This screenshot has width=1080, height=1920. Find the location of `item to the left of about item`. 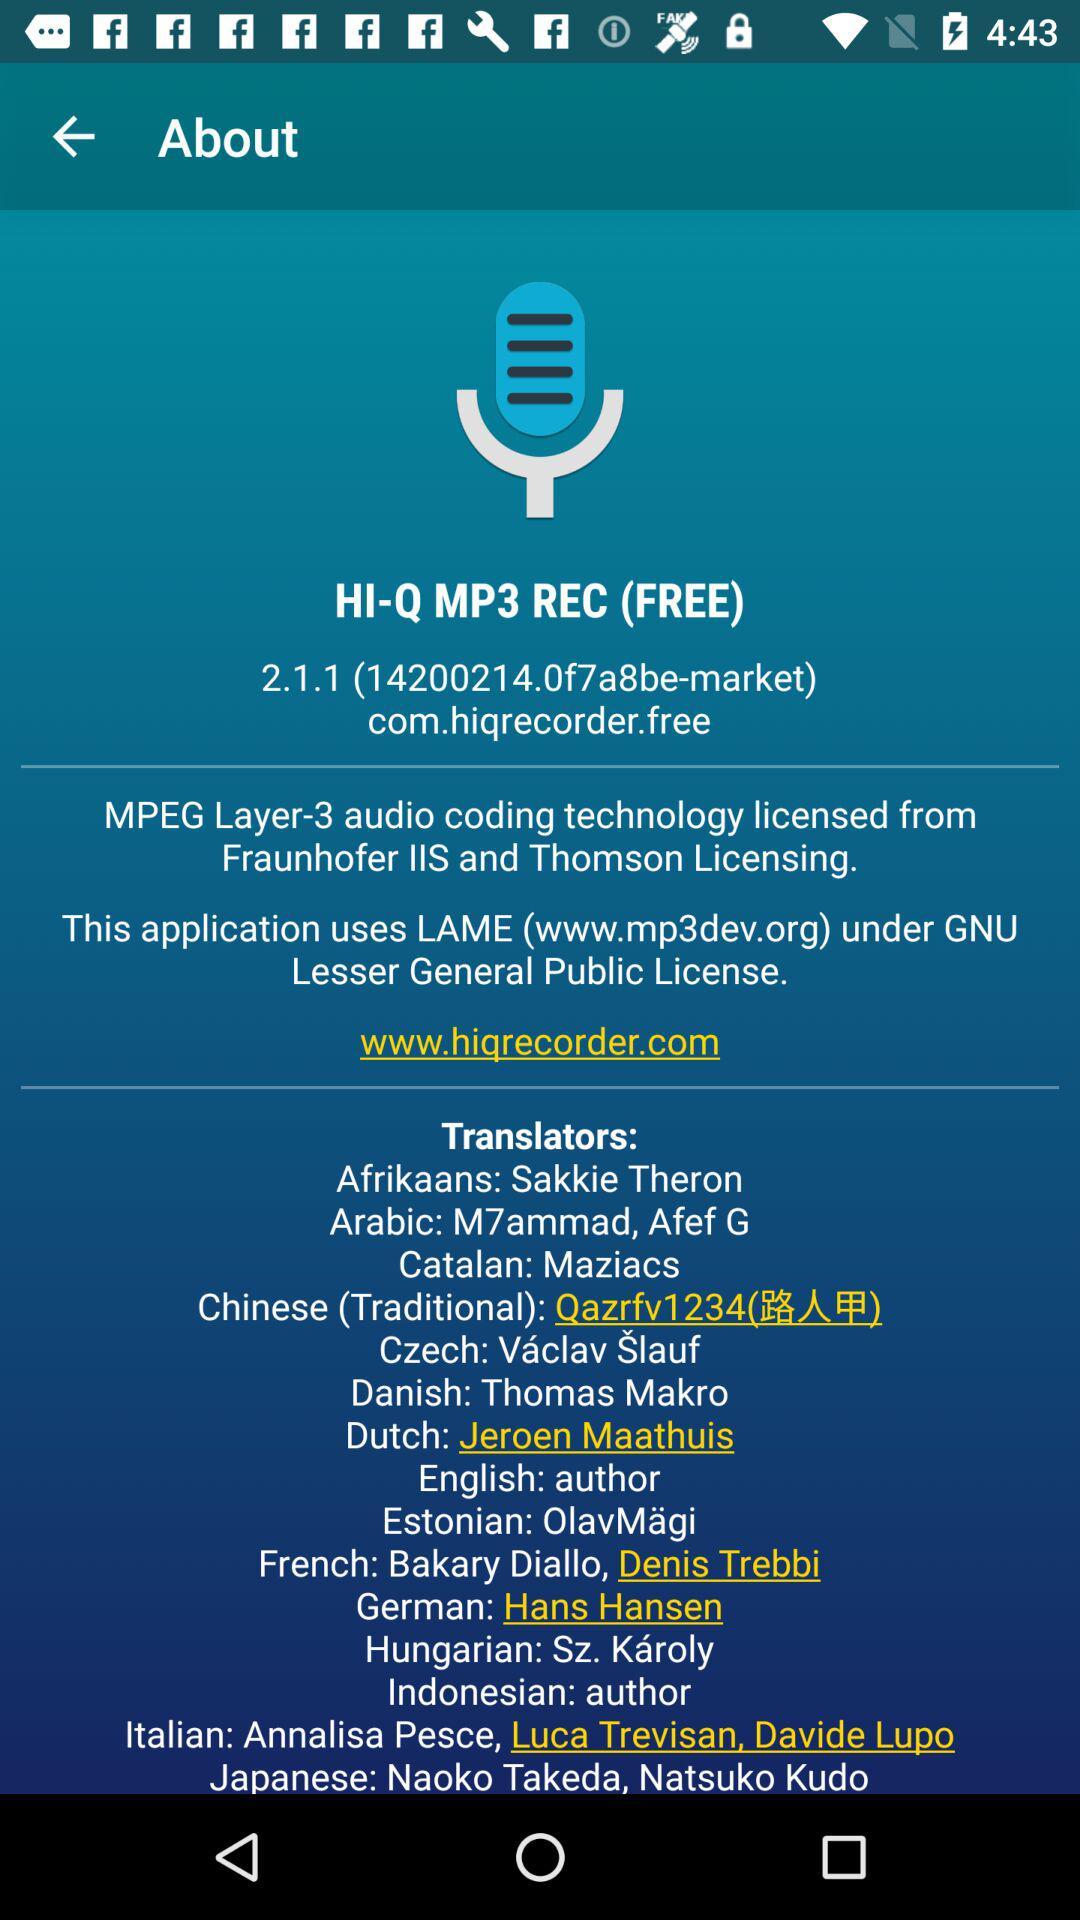

item to the left of about item is located at coordinates (72, 135).